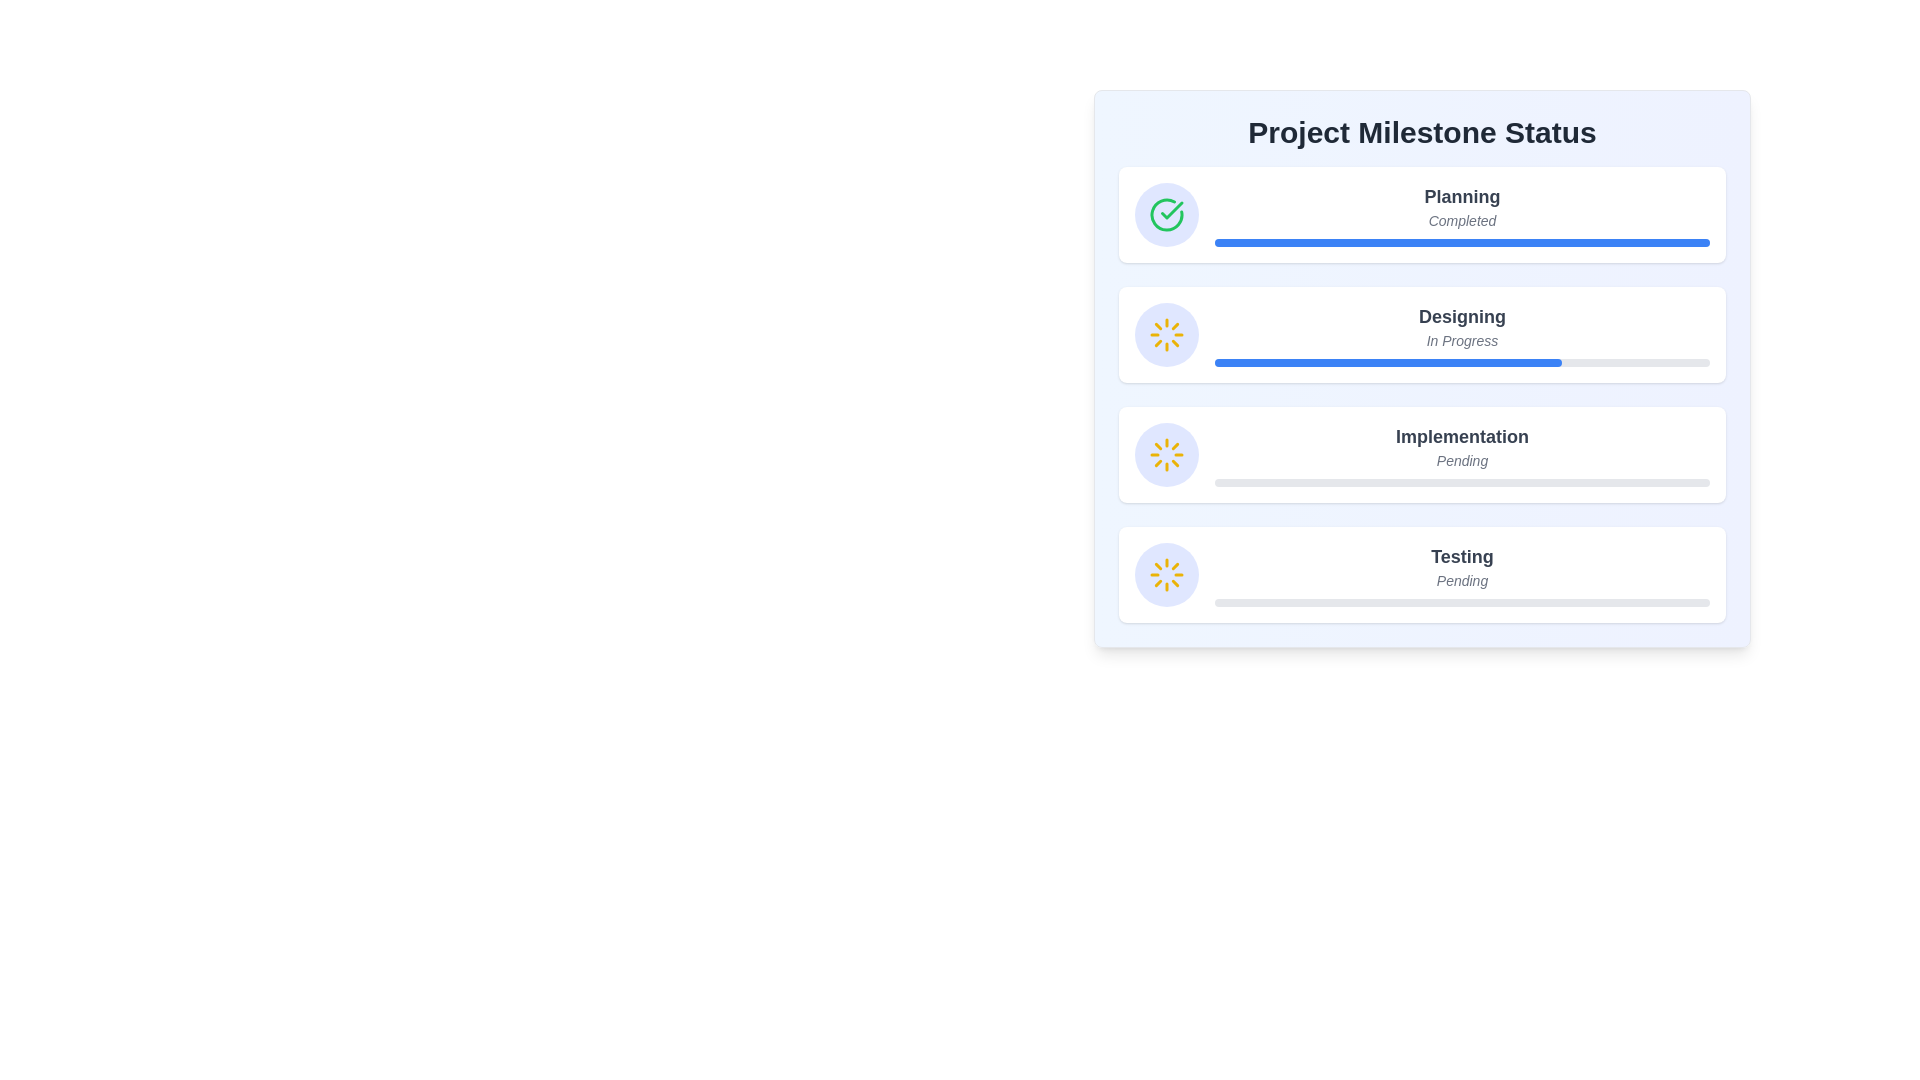 This screenshot has height=1080, width=1920. Describe the element at coordinates (1462, 334) in the screenshot. I see `the Progress indicator that shows the current progress status of the 'Designing' project phase, which is the second item under the 'Project Milestone Status' header` at that location.